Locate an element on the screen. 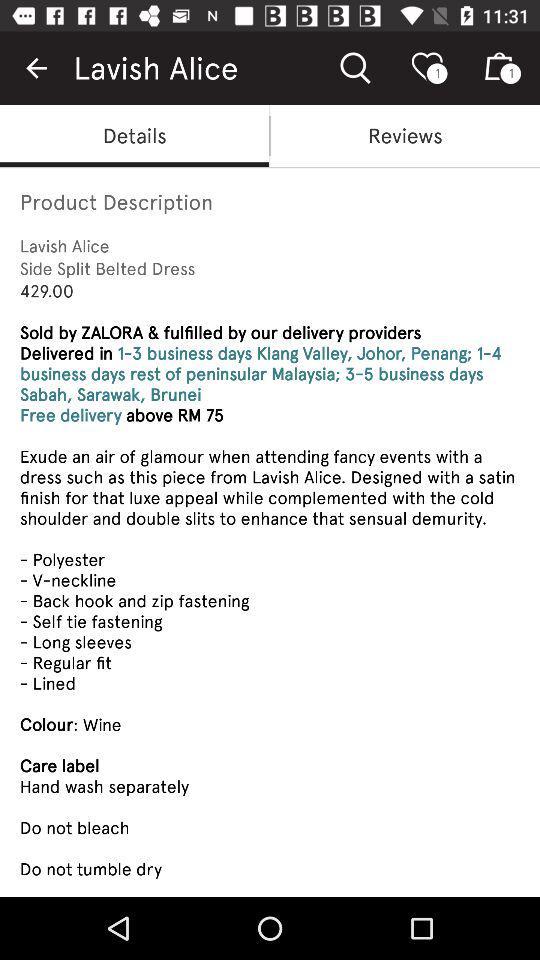 The width and height of the screenshot is (540, 960). the item next to lavish alice item is located at coordinates (36, 68).